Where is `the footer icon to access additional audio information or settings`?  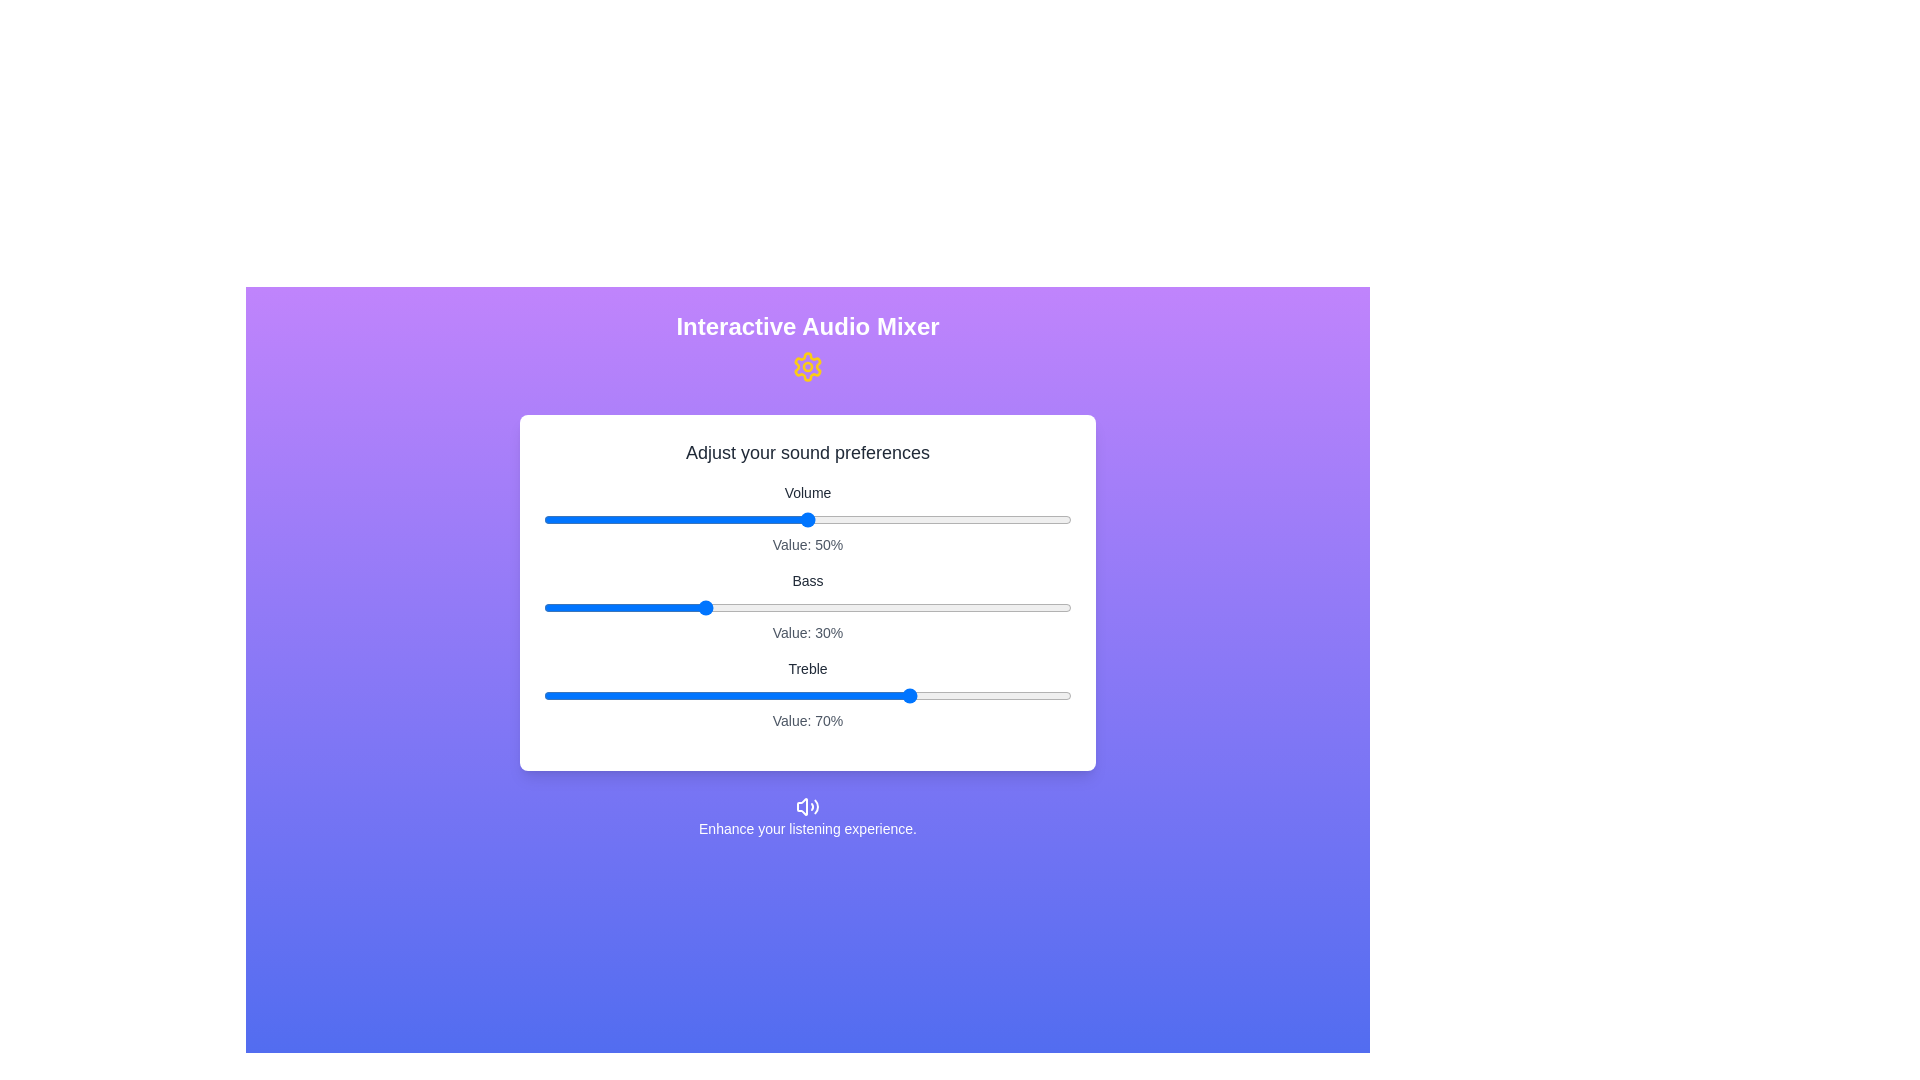 the footer icon to access additional audio information or settings is located at coordinates (807, 805).